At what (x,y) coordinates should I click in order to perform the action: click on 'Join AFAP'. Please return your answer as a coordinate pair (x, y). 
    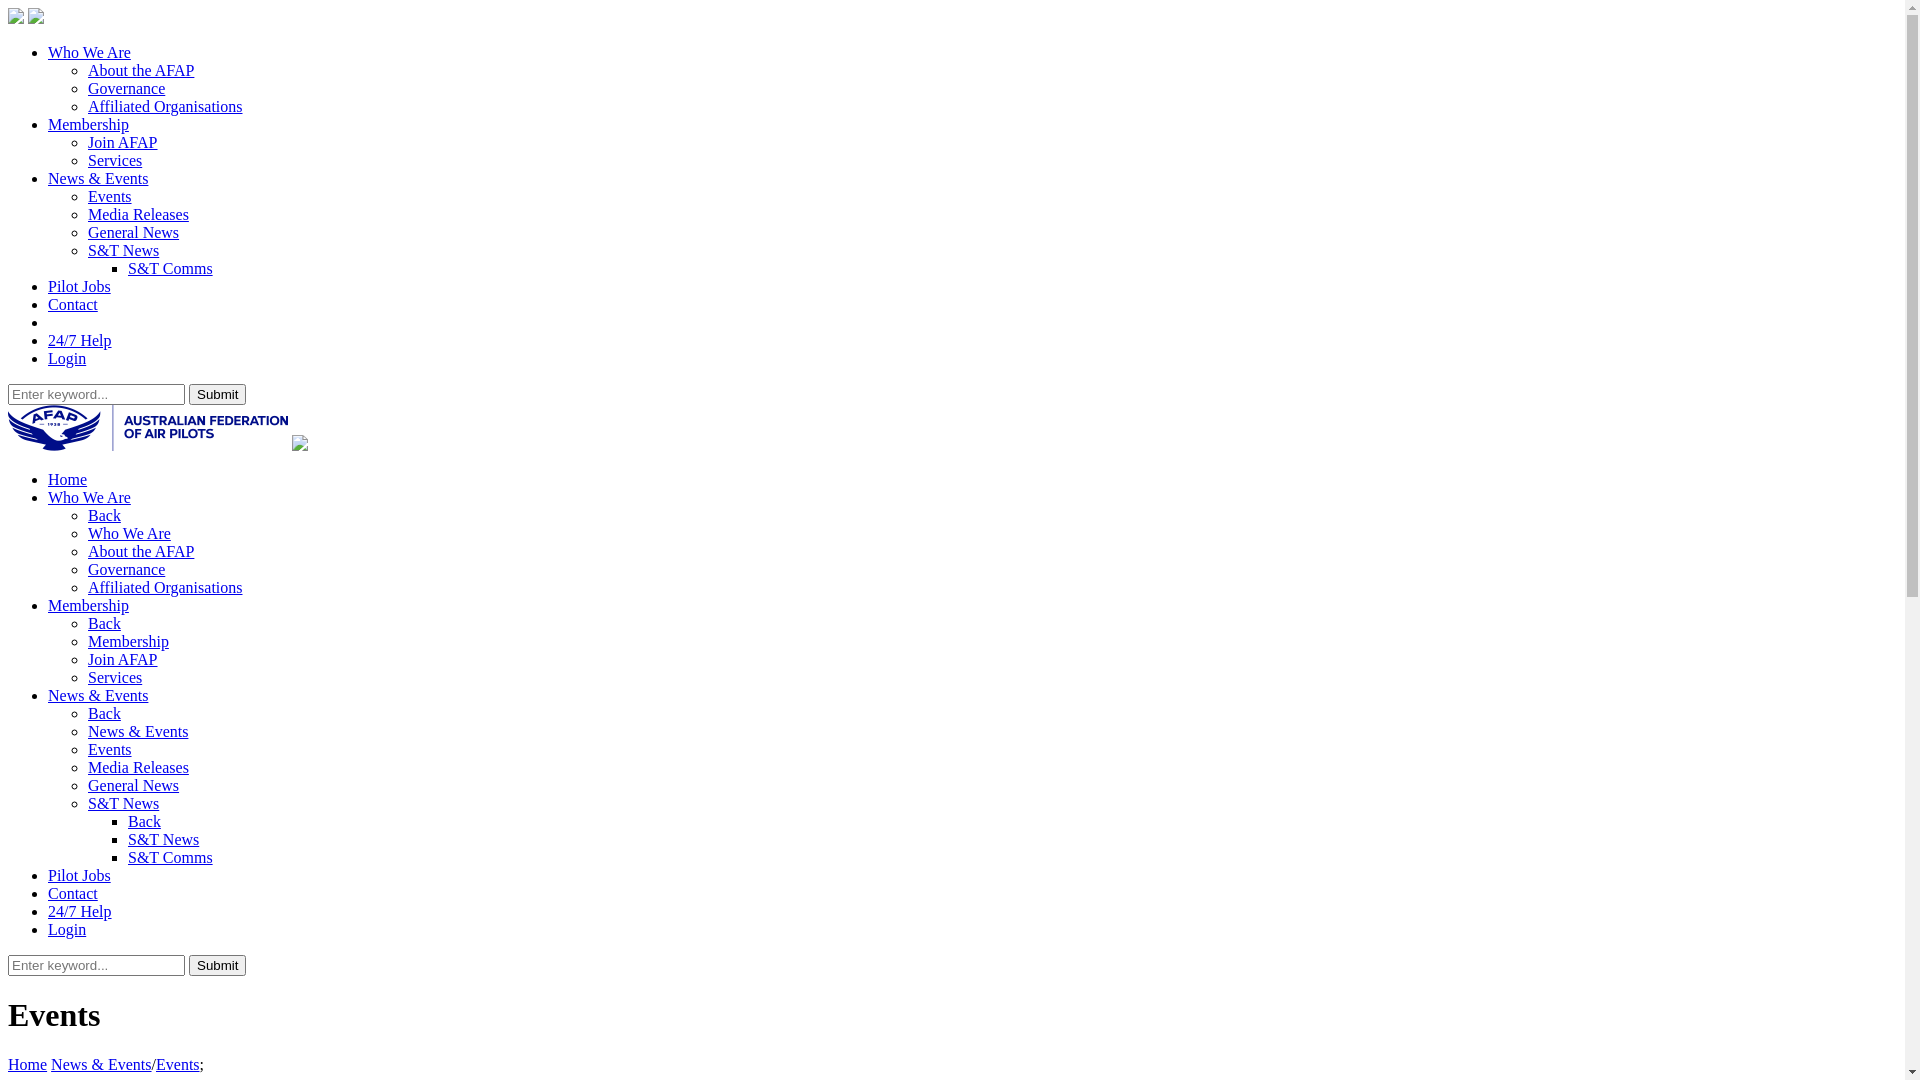
    Looking at the image, I should click on (86, 659).